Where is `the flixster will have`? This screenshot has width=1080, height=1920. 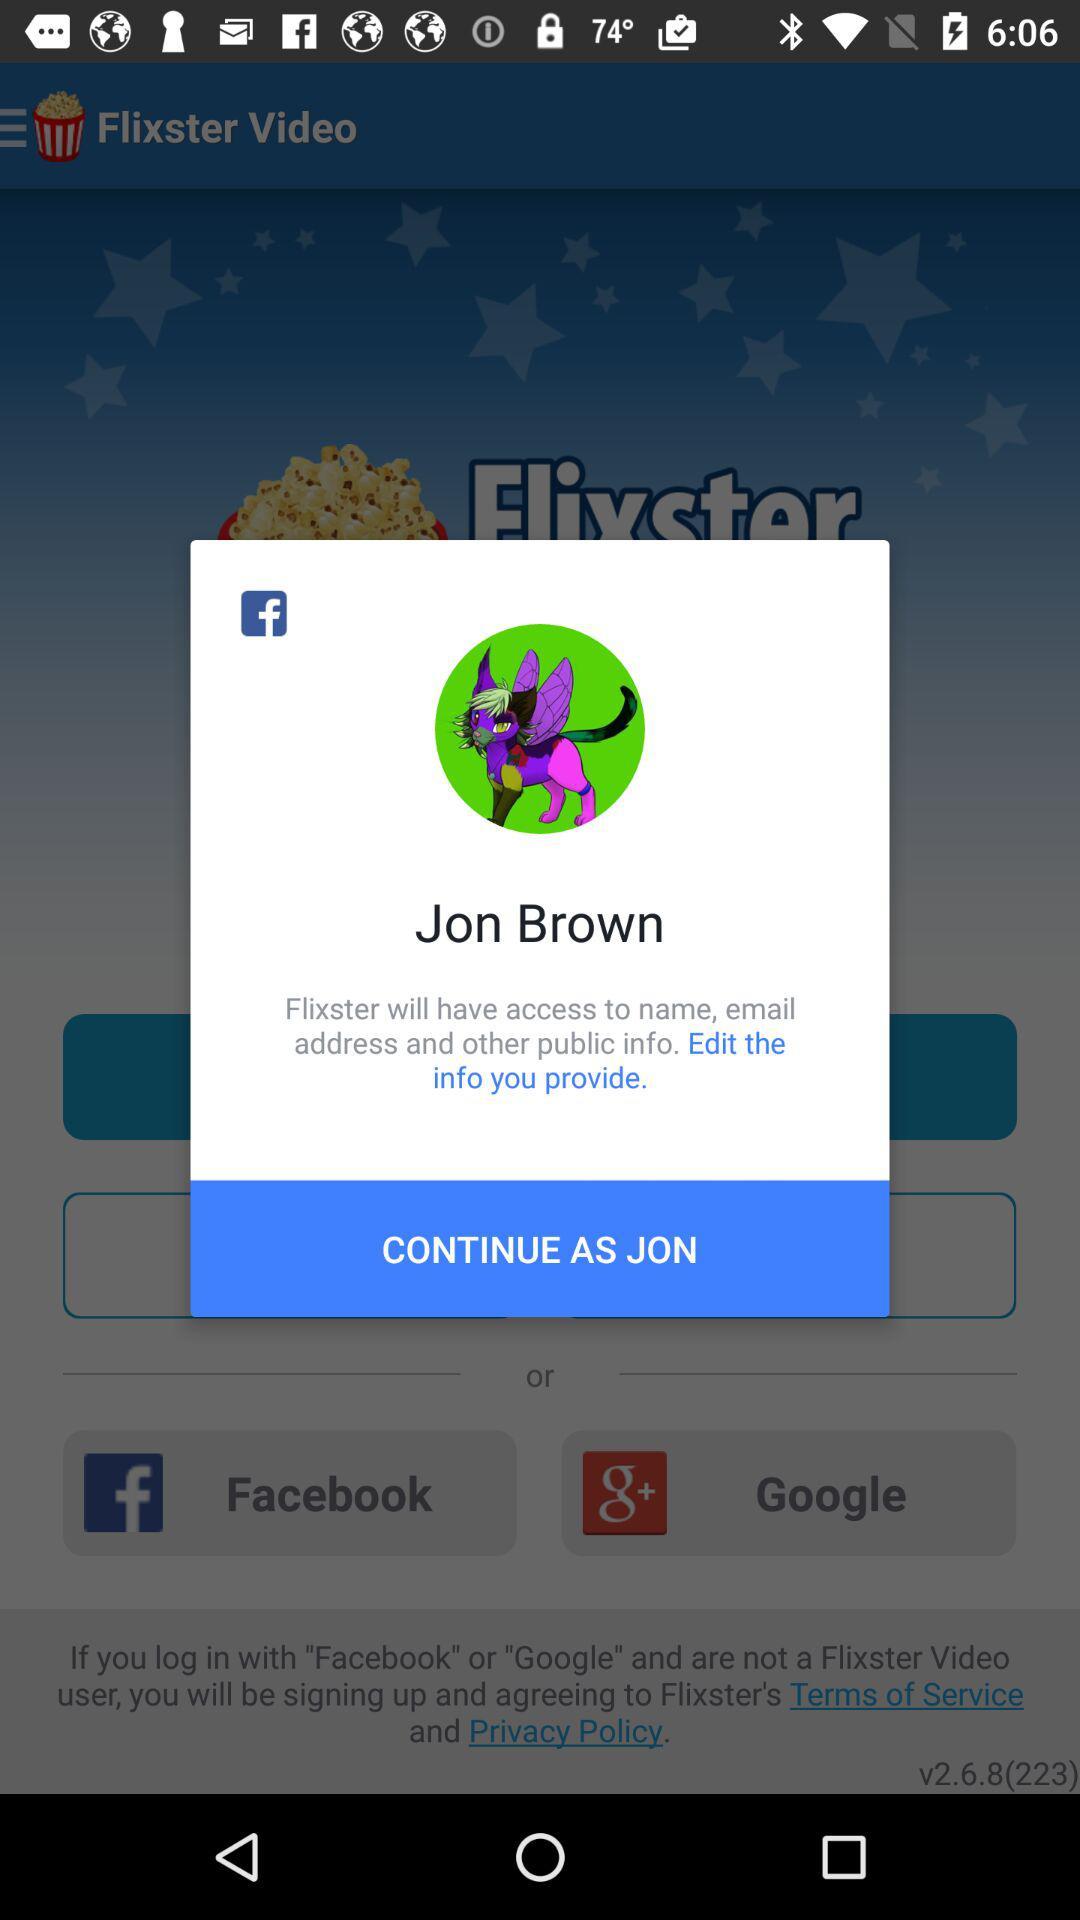
the flixster will have is located at coordinates (540, 1041).